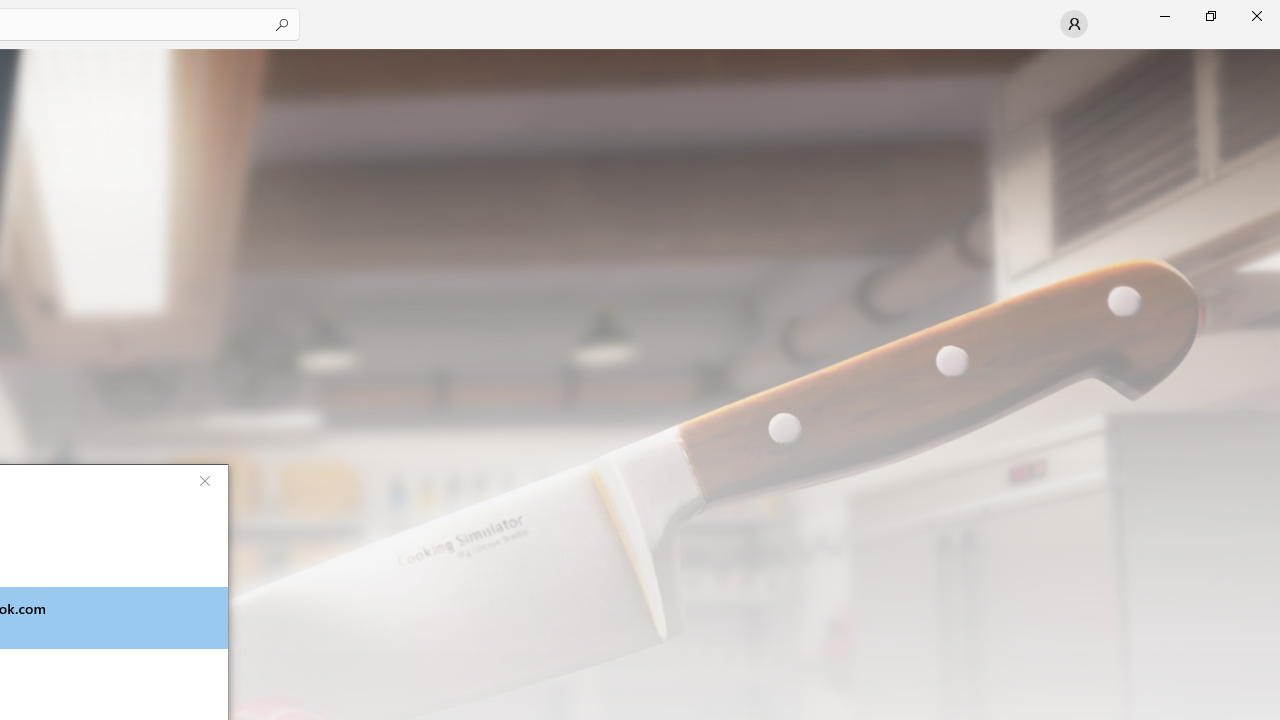  Describe the element at coordinates (1255, 15) in the screenshot. I see `'Close Microsoft Store'` at that location.